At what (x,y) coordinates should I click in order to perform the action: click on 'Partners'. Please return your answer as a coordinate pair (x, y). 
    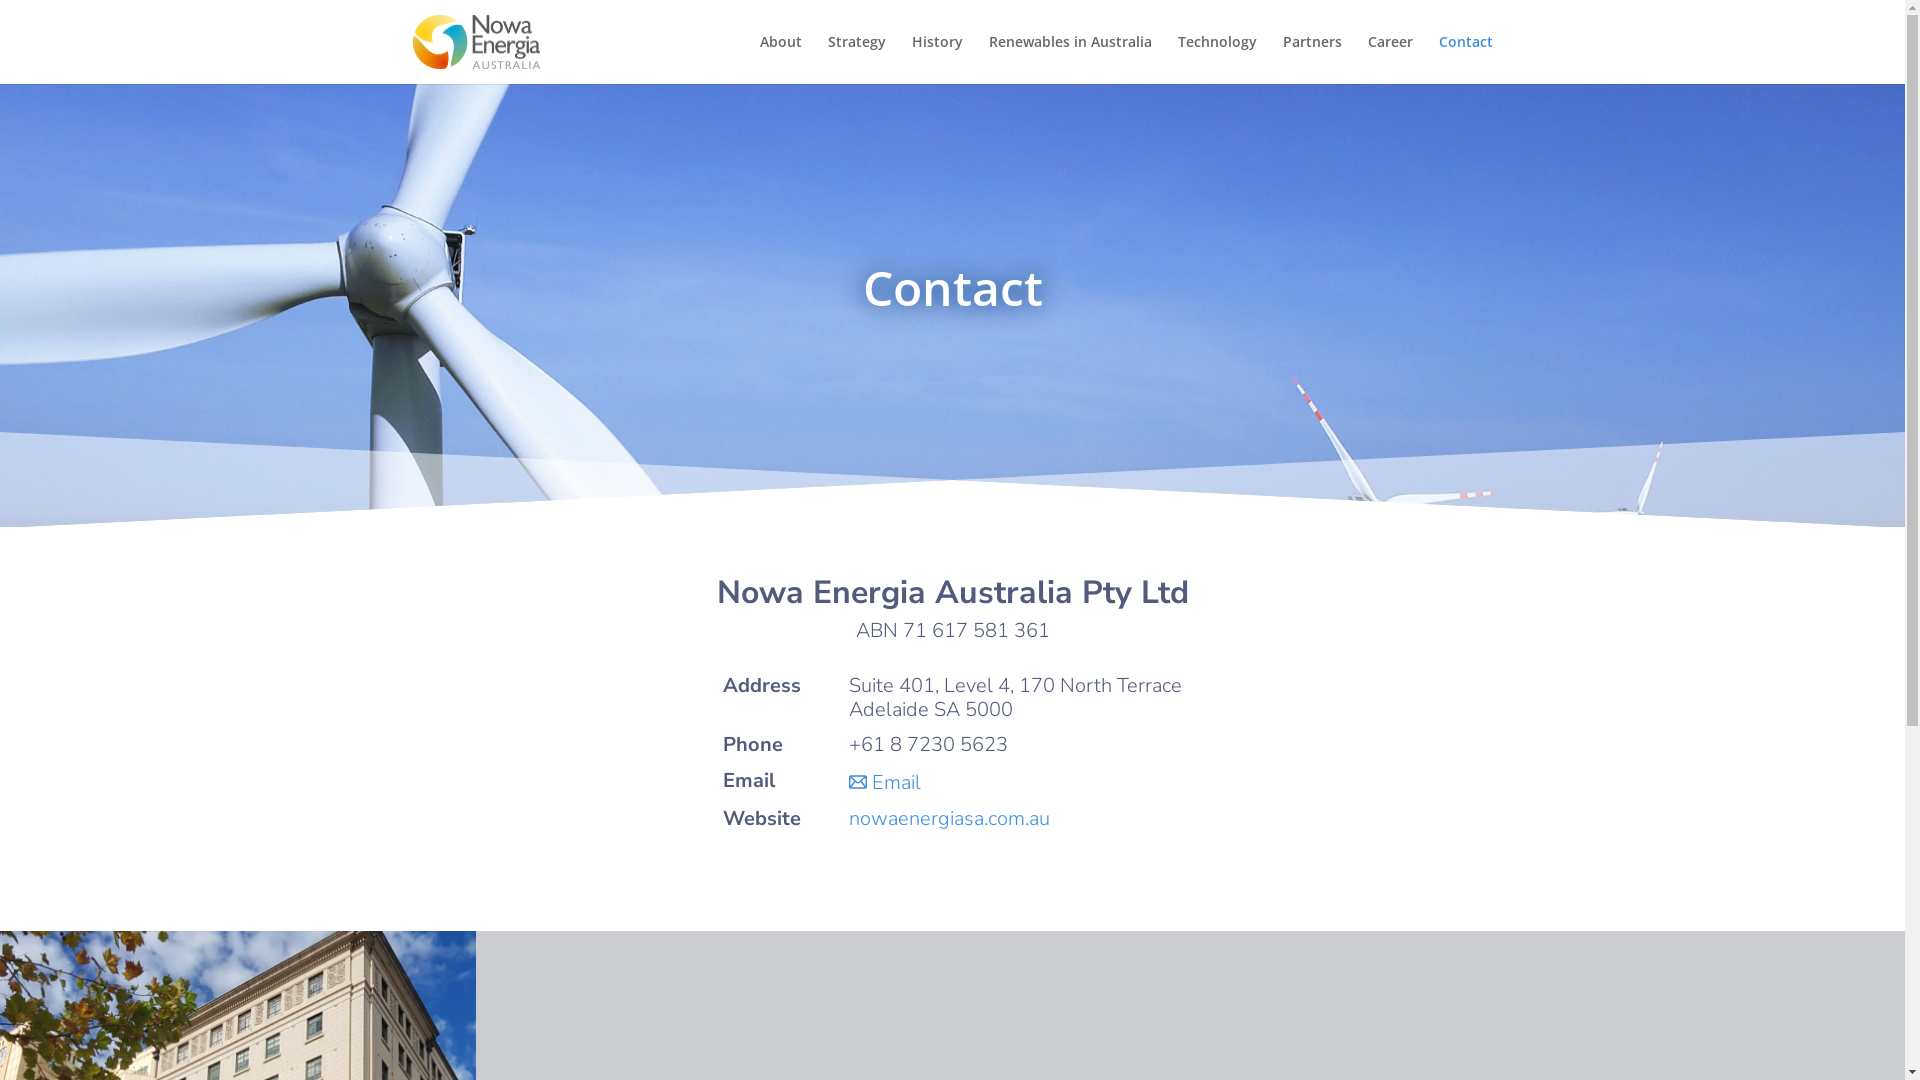
    Looking at the image, I should click on (1281, 58).